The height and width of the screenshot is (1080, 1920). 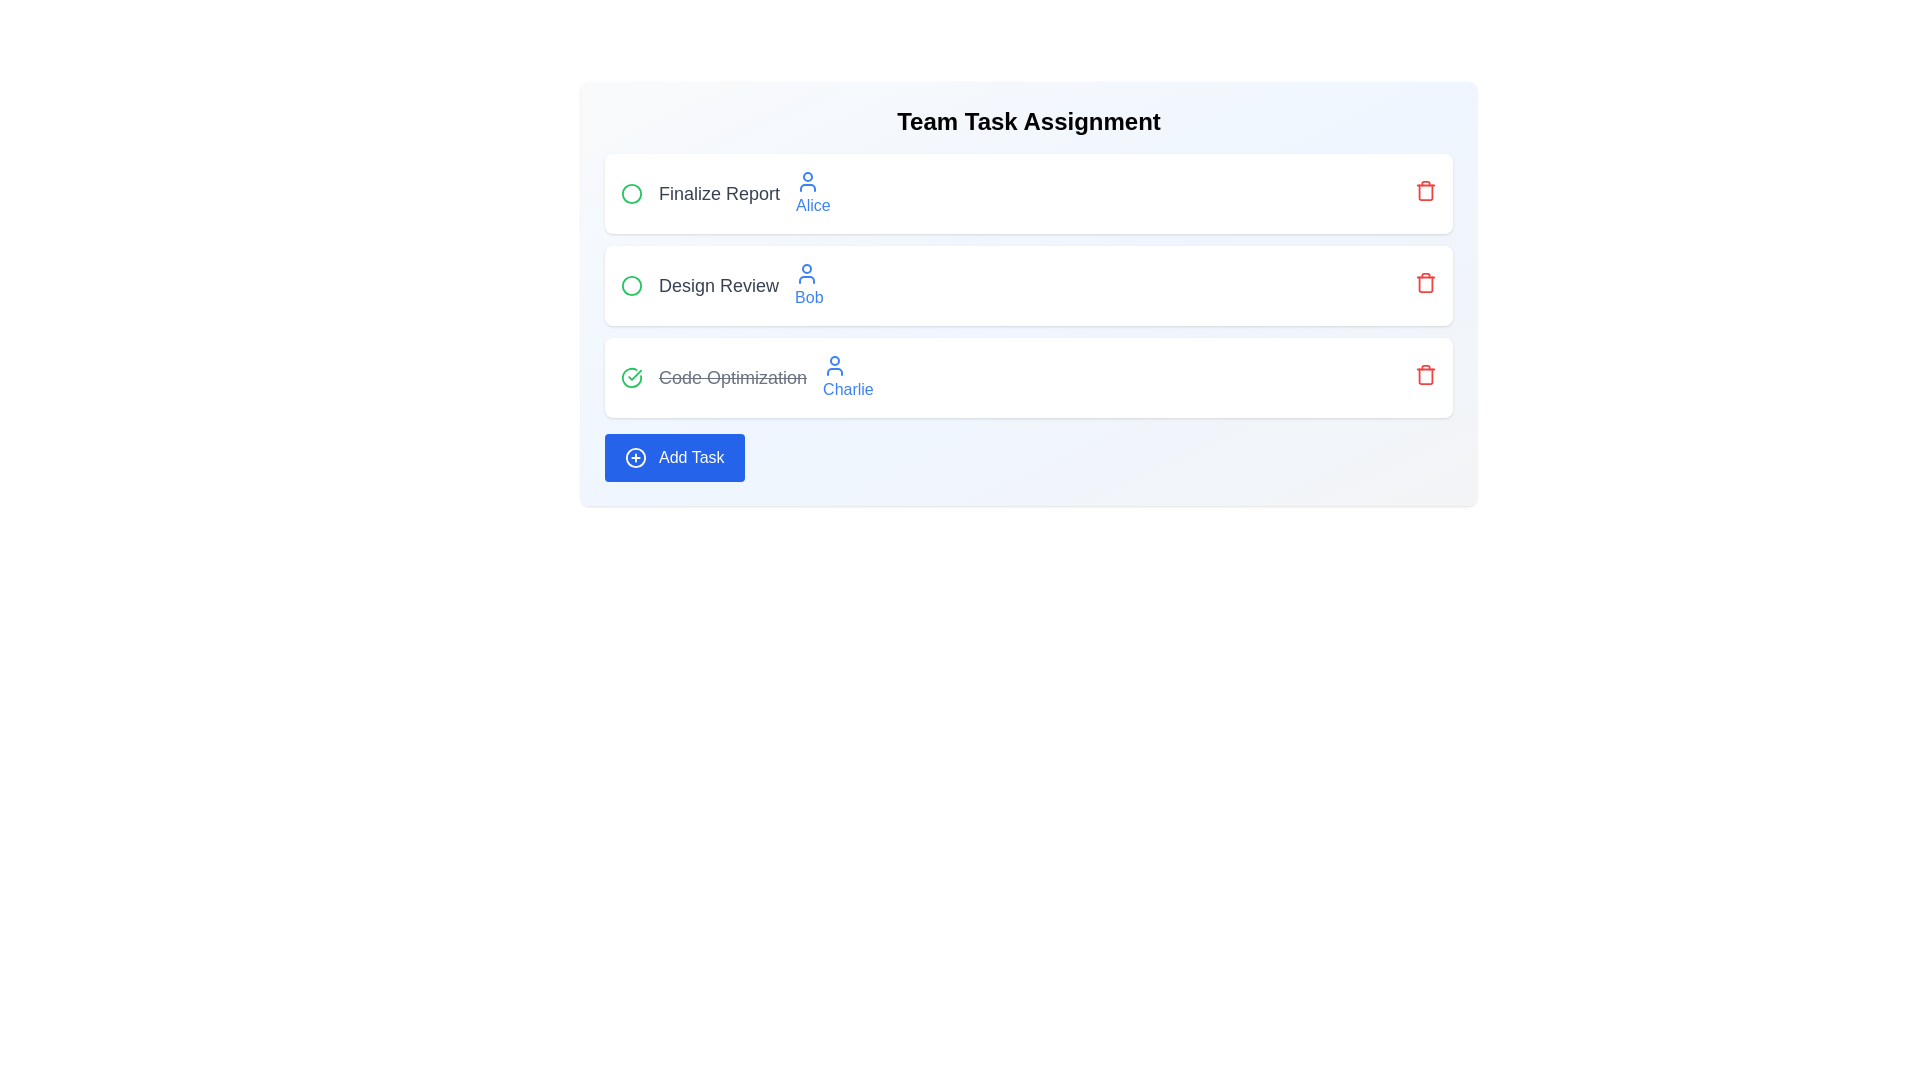 I want to click on the trash icon to remove the task Code Optimization, so click(x=1424, y=374).